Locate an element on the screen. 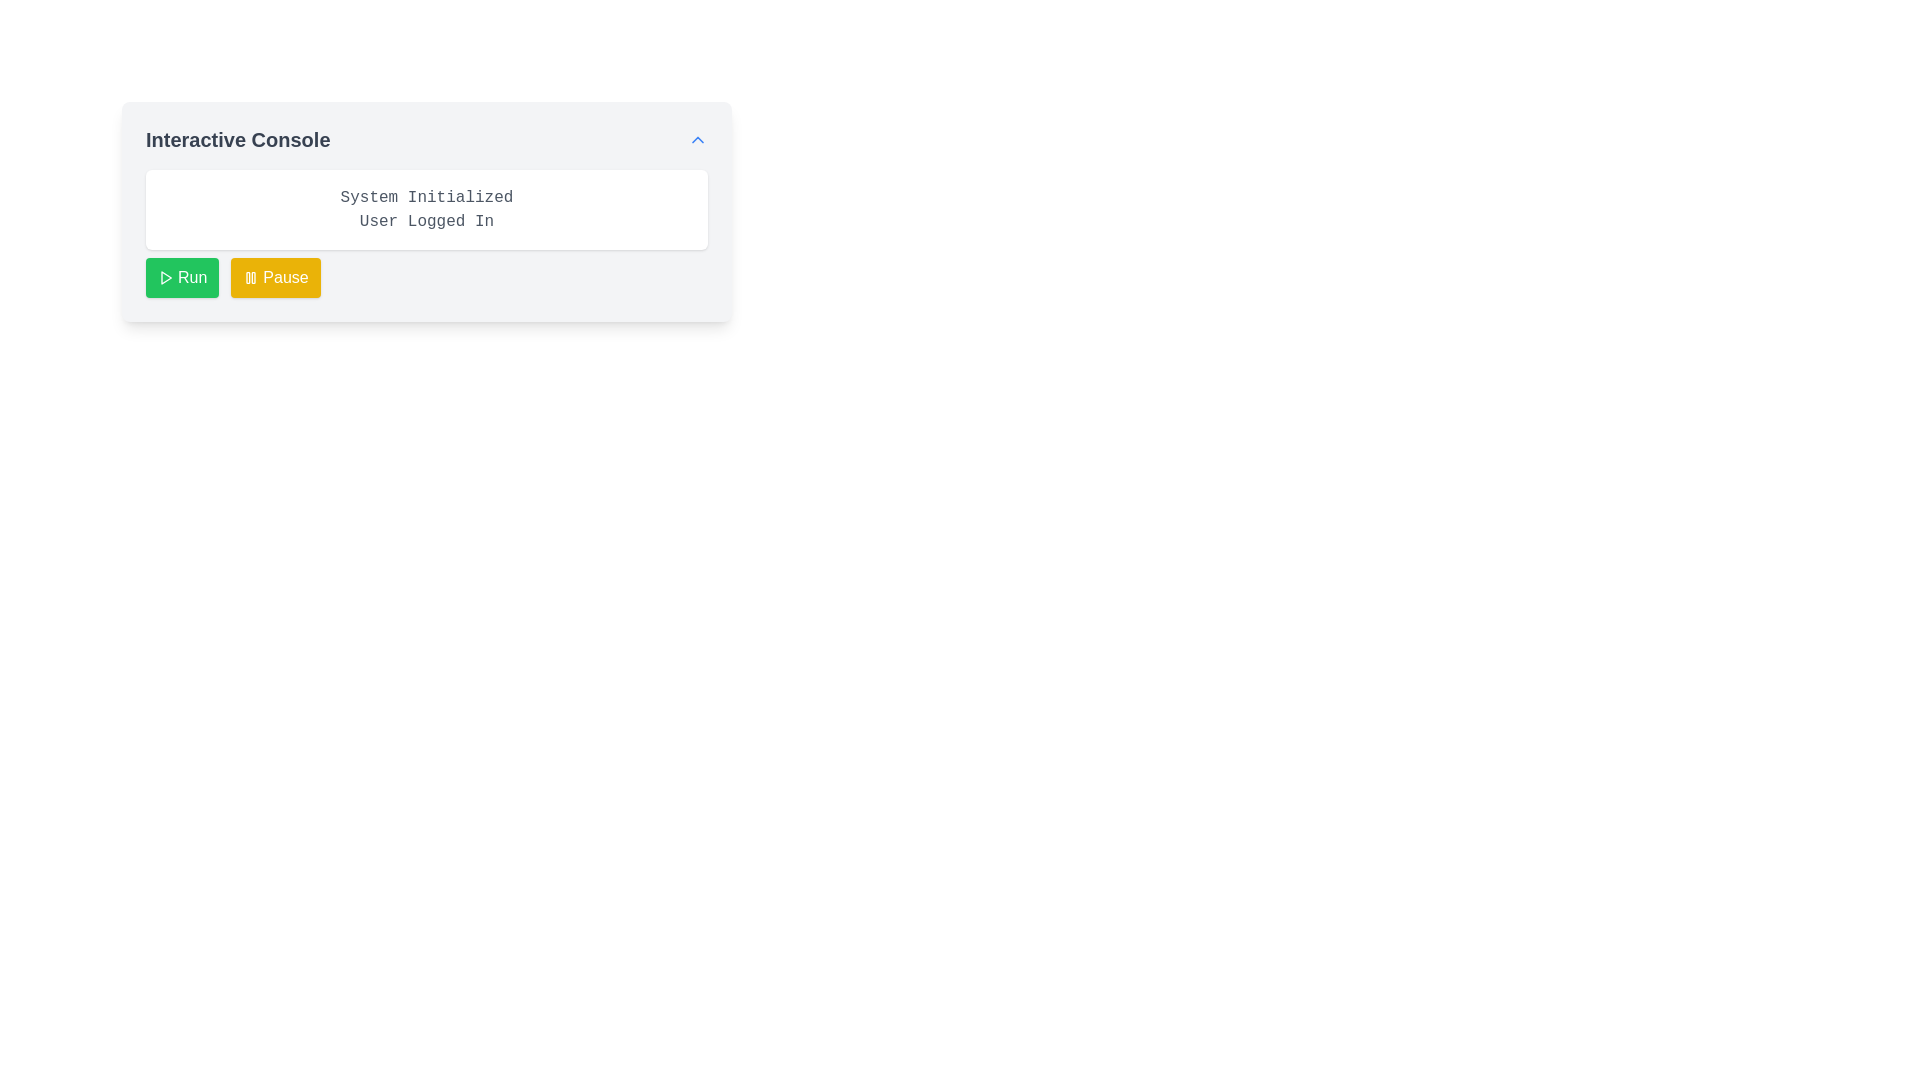 The image size is (1920, 1080). status text displayed in the top-center Text block of the 'Interactive Console' section, which is positioned above the 'Run' and 'Pause' buttons is located at coordinates (426, 209).